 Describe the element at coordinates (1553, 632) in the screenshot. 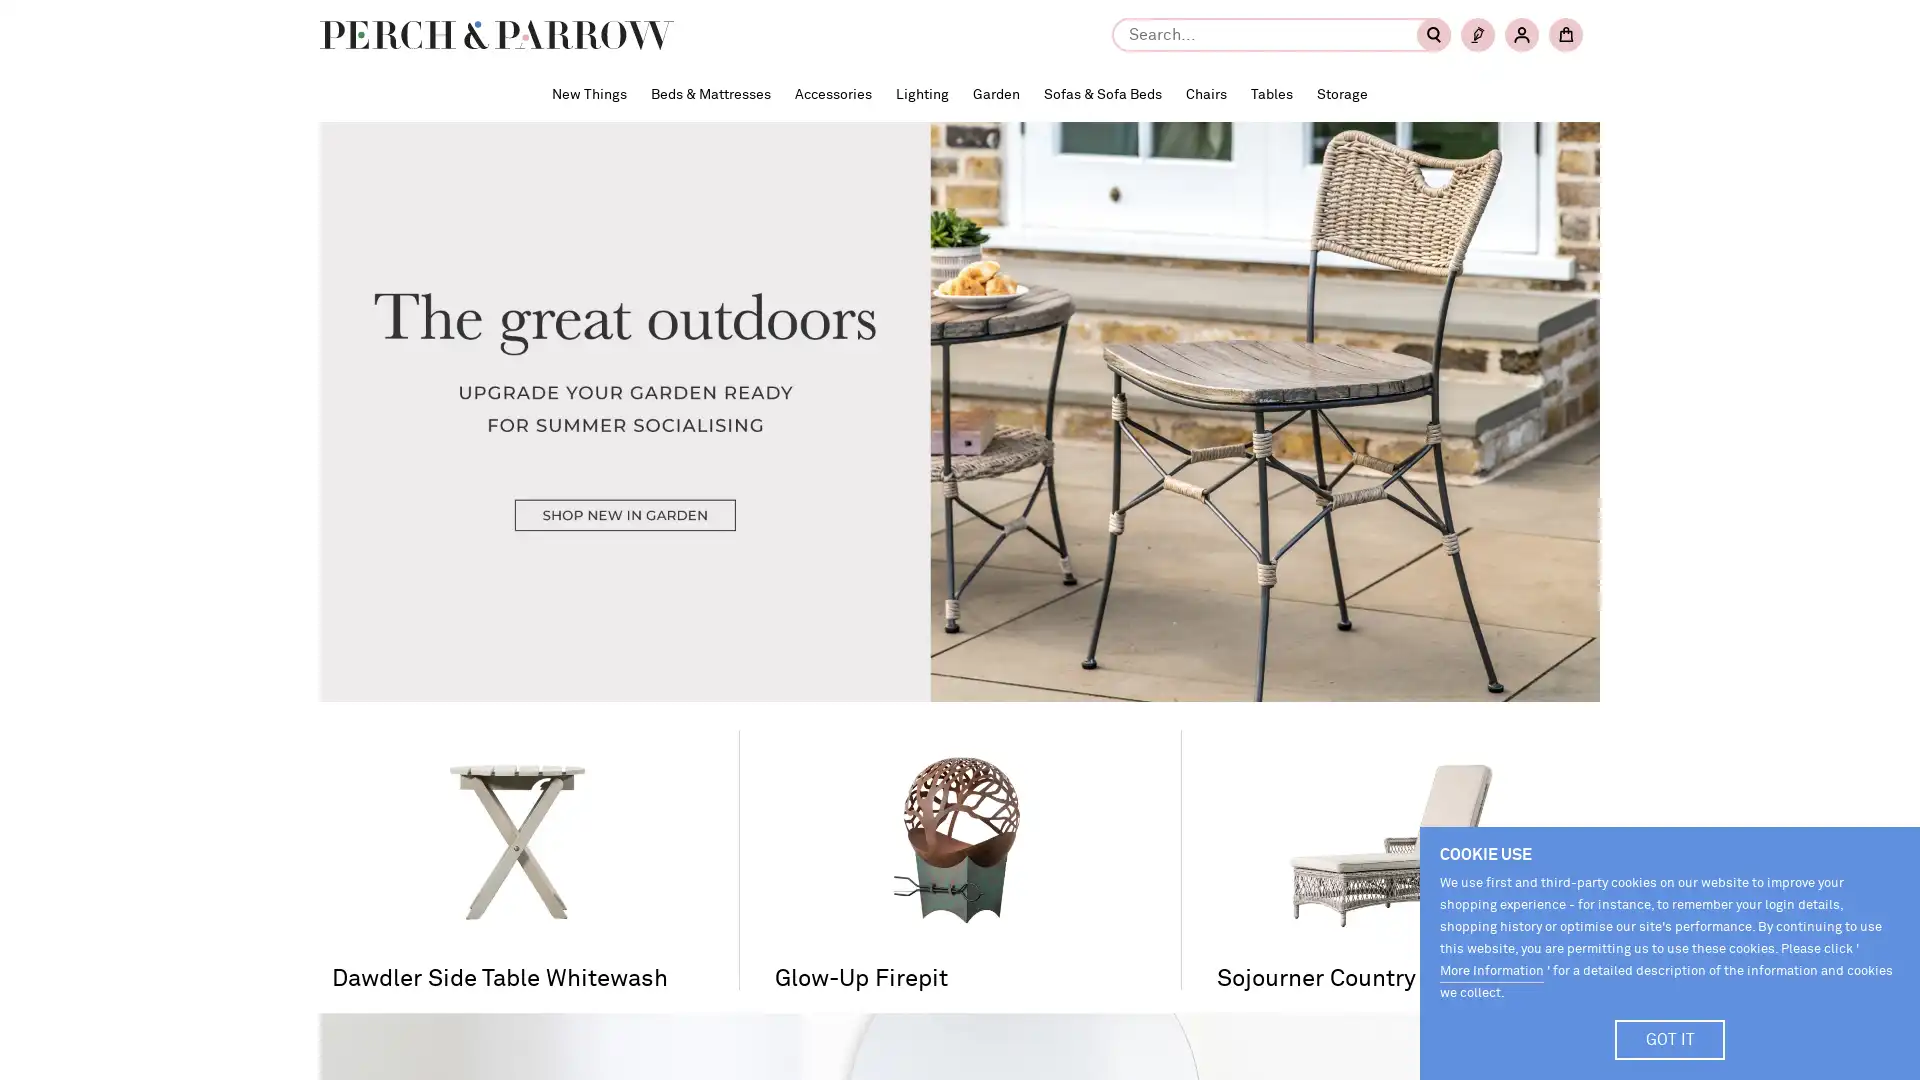

I see `Next` at that location.